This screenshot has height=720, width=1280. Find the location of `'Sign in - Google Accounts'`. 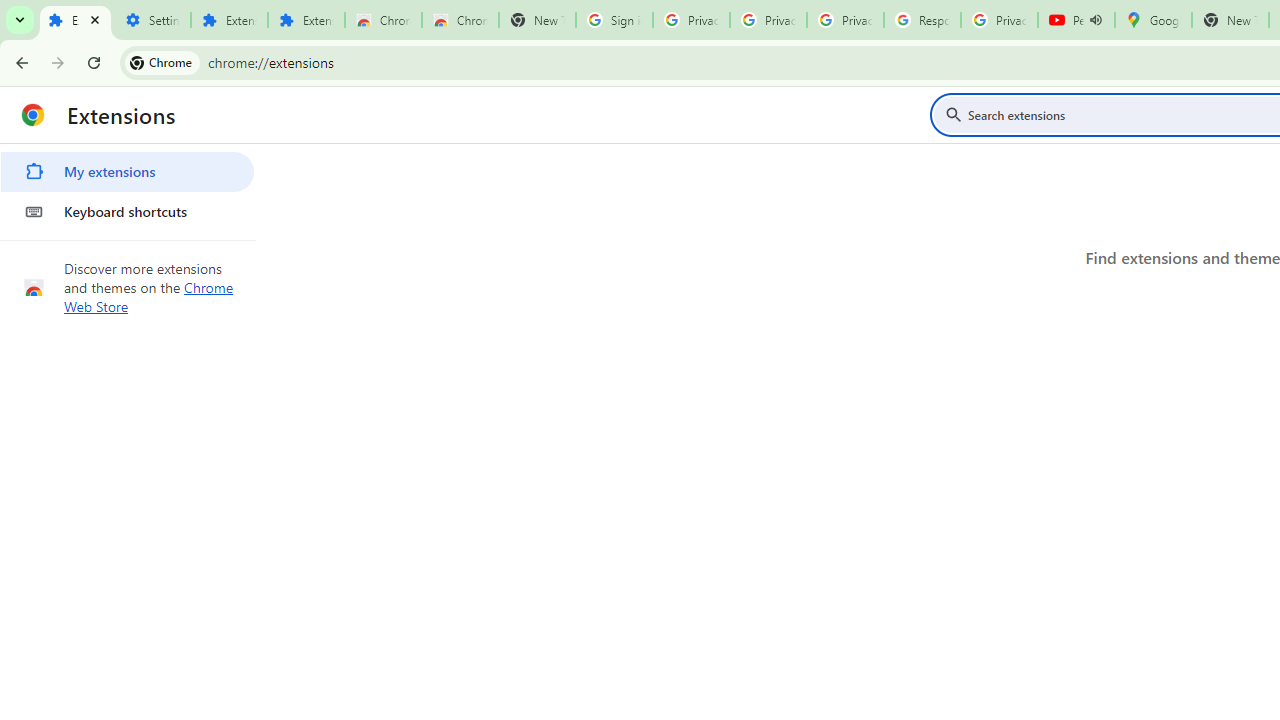

'Sign in - Google Accounts' is located at coordinates (613, 20).